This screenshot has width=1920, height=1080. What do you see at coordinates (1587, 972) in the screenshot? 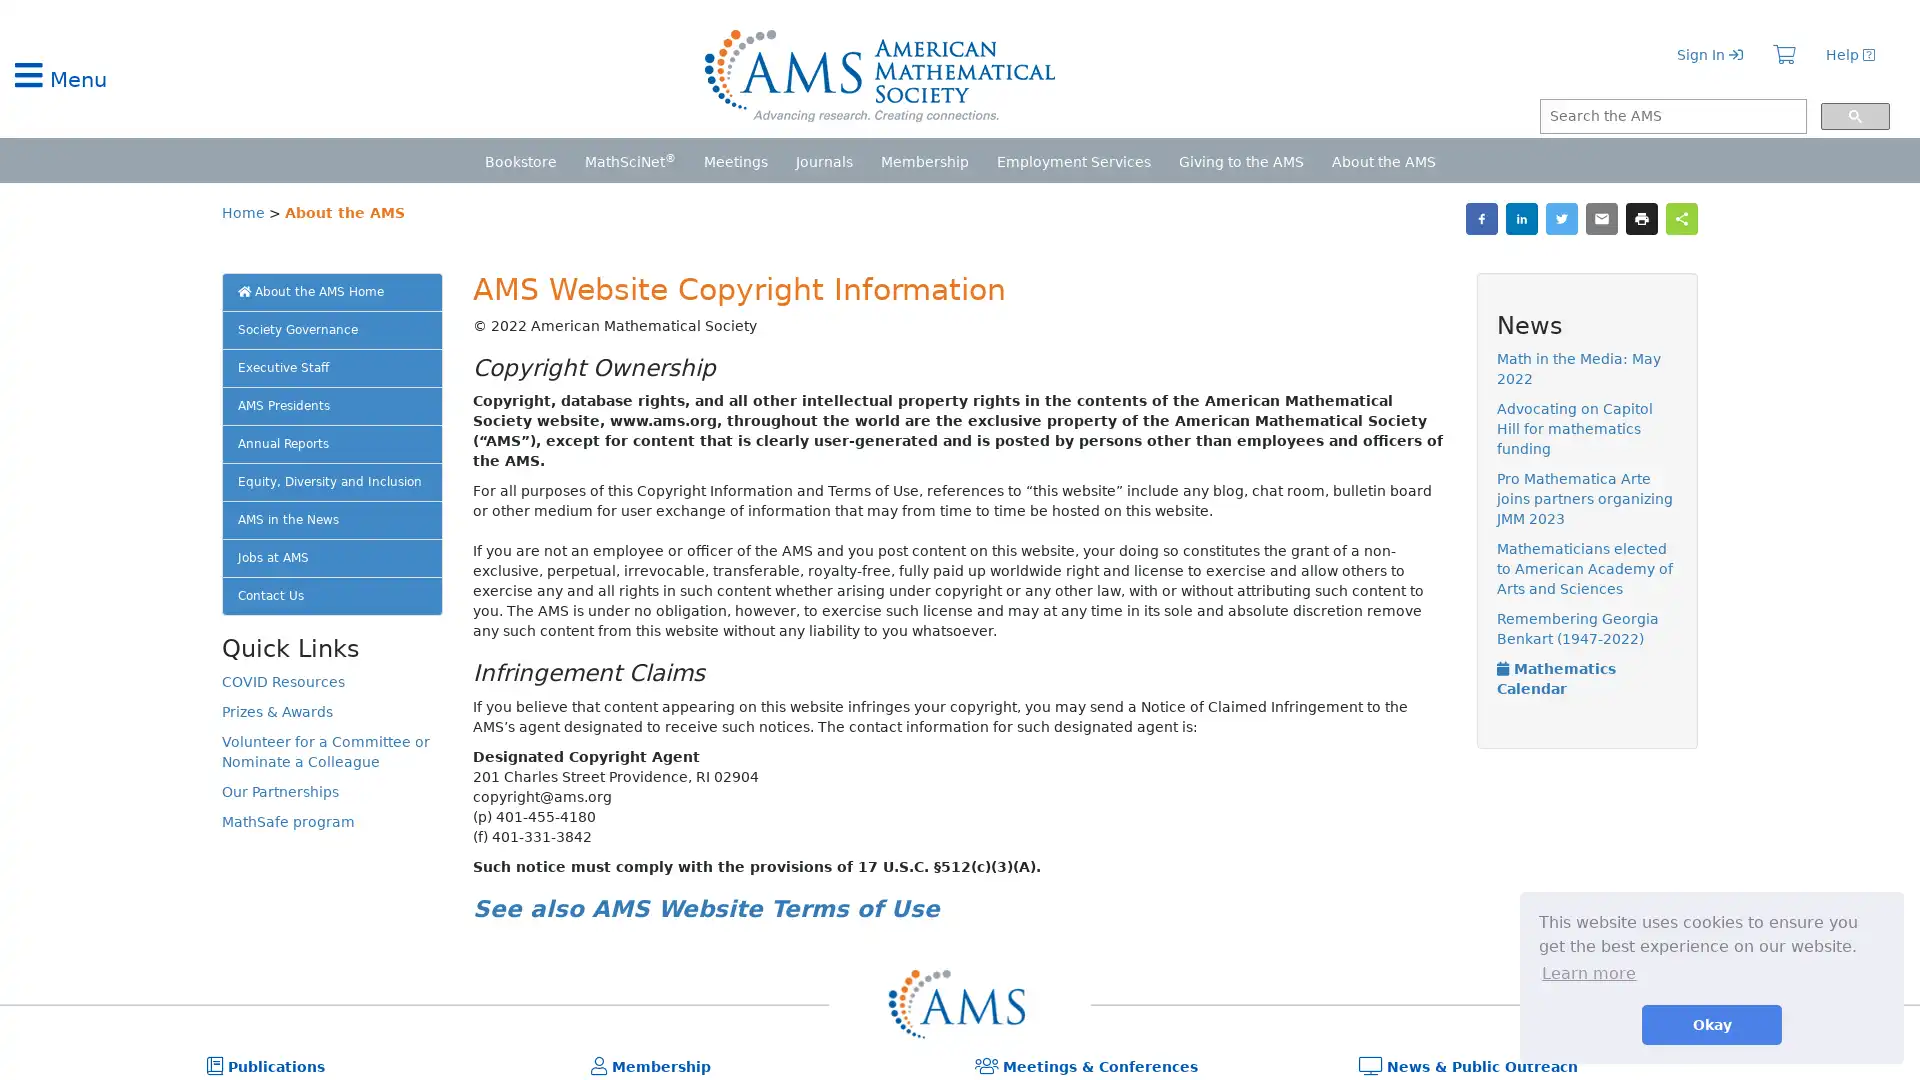
I see `learn more about cookies` at bounding box center [1587, 972].